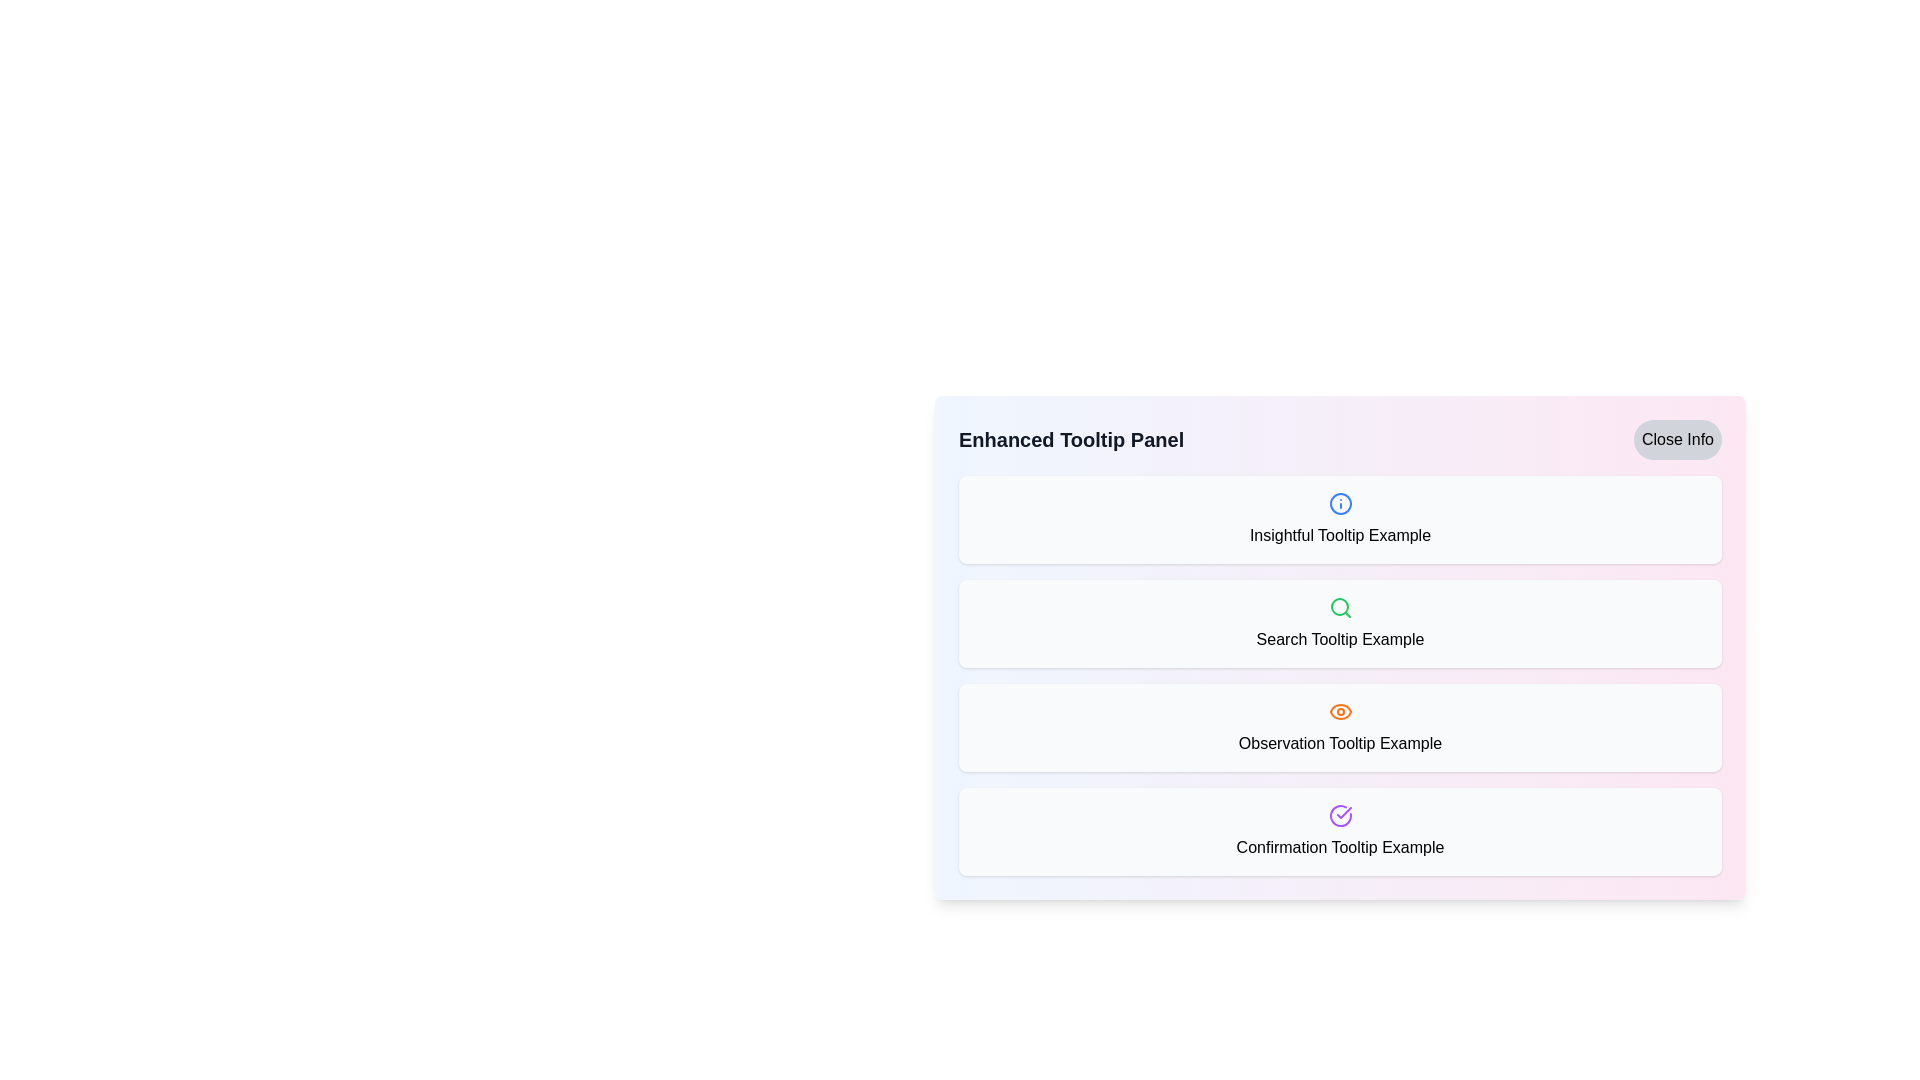 The width and height of the screenshot is (1920, 1080). What do you see at coordinates (1340, 623) in the screenshot?
I see `the informative panel related to search functionality` at bounding box center [1340, 623].